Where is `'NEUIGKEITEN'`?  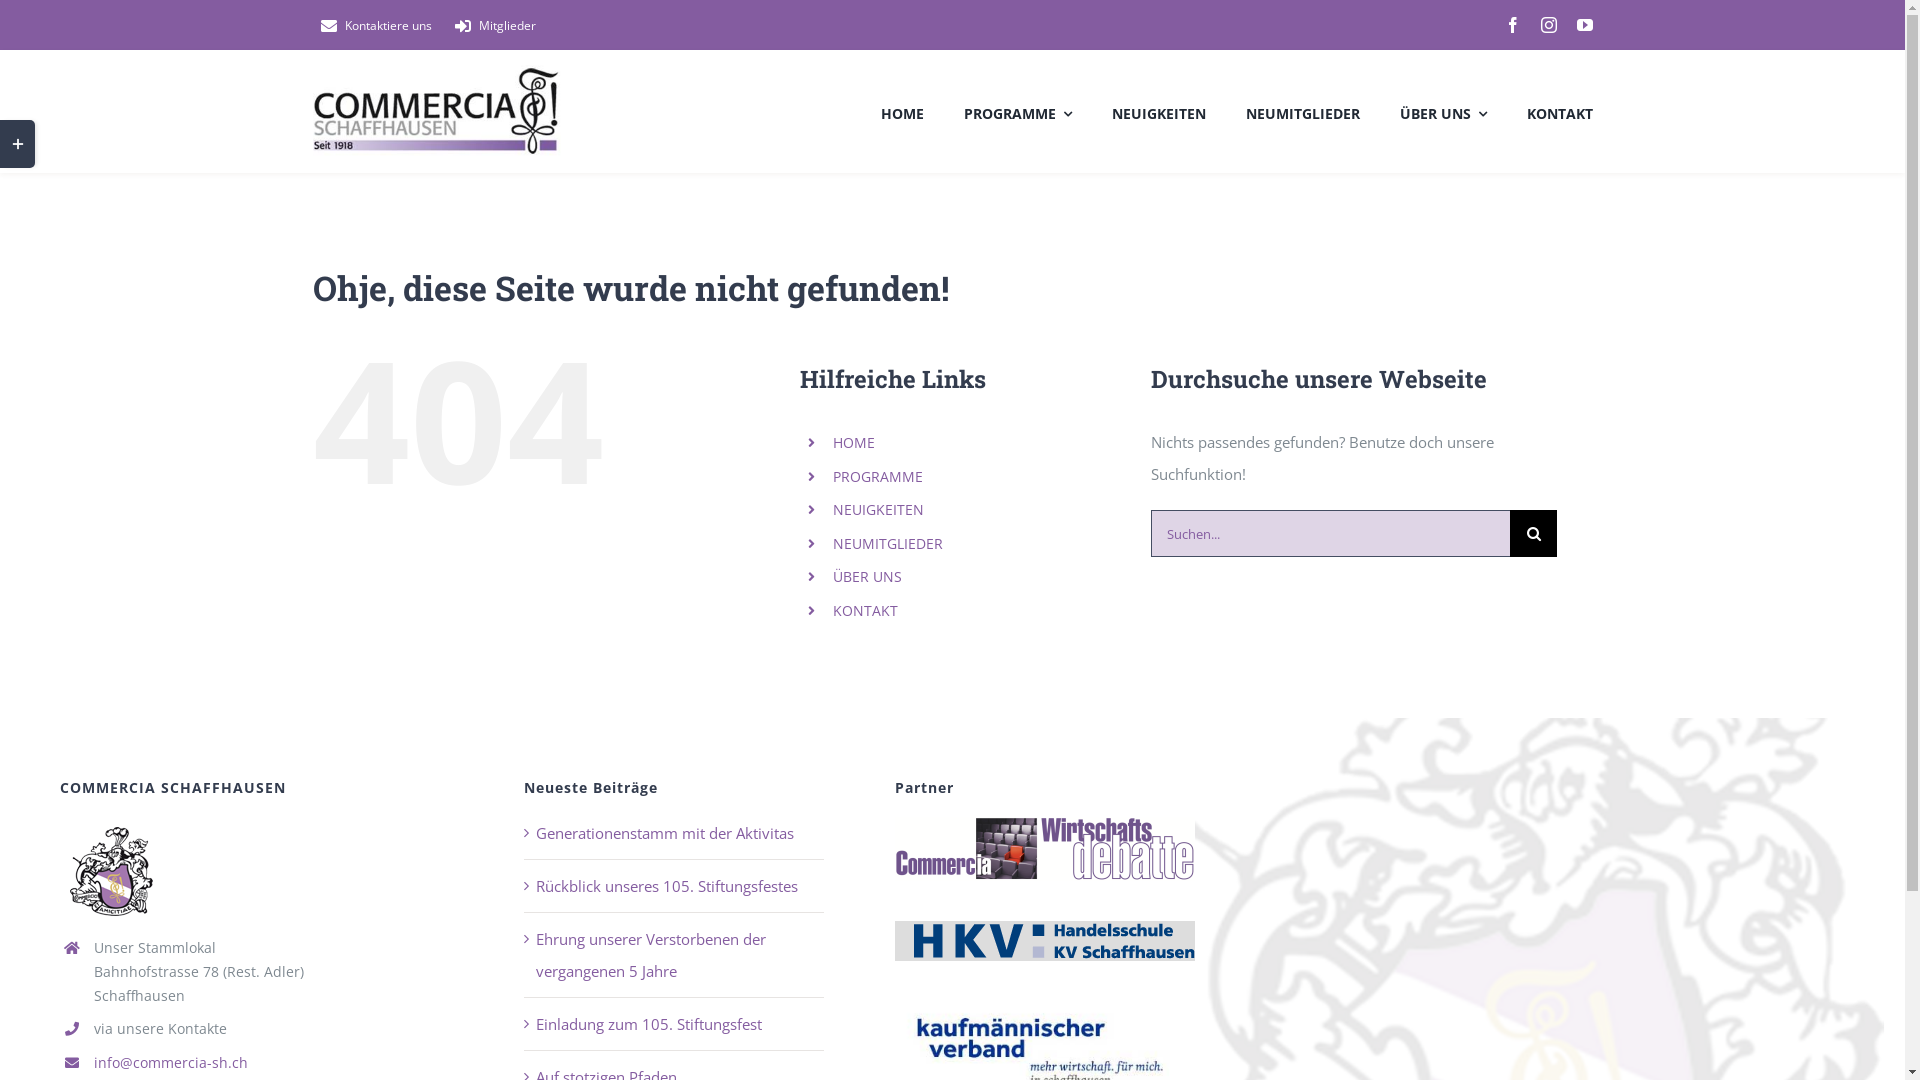
'NEUIGKEITEN' is located at coordinates (878, 508).